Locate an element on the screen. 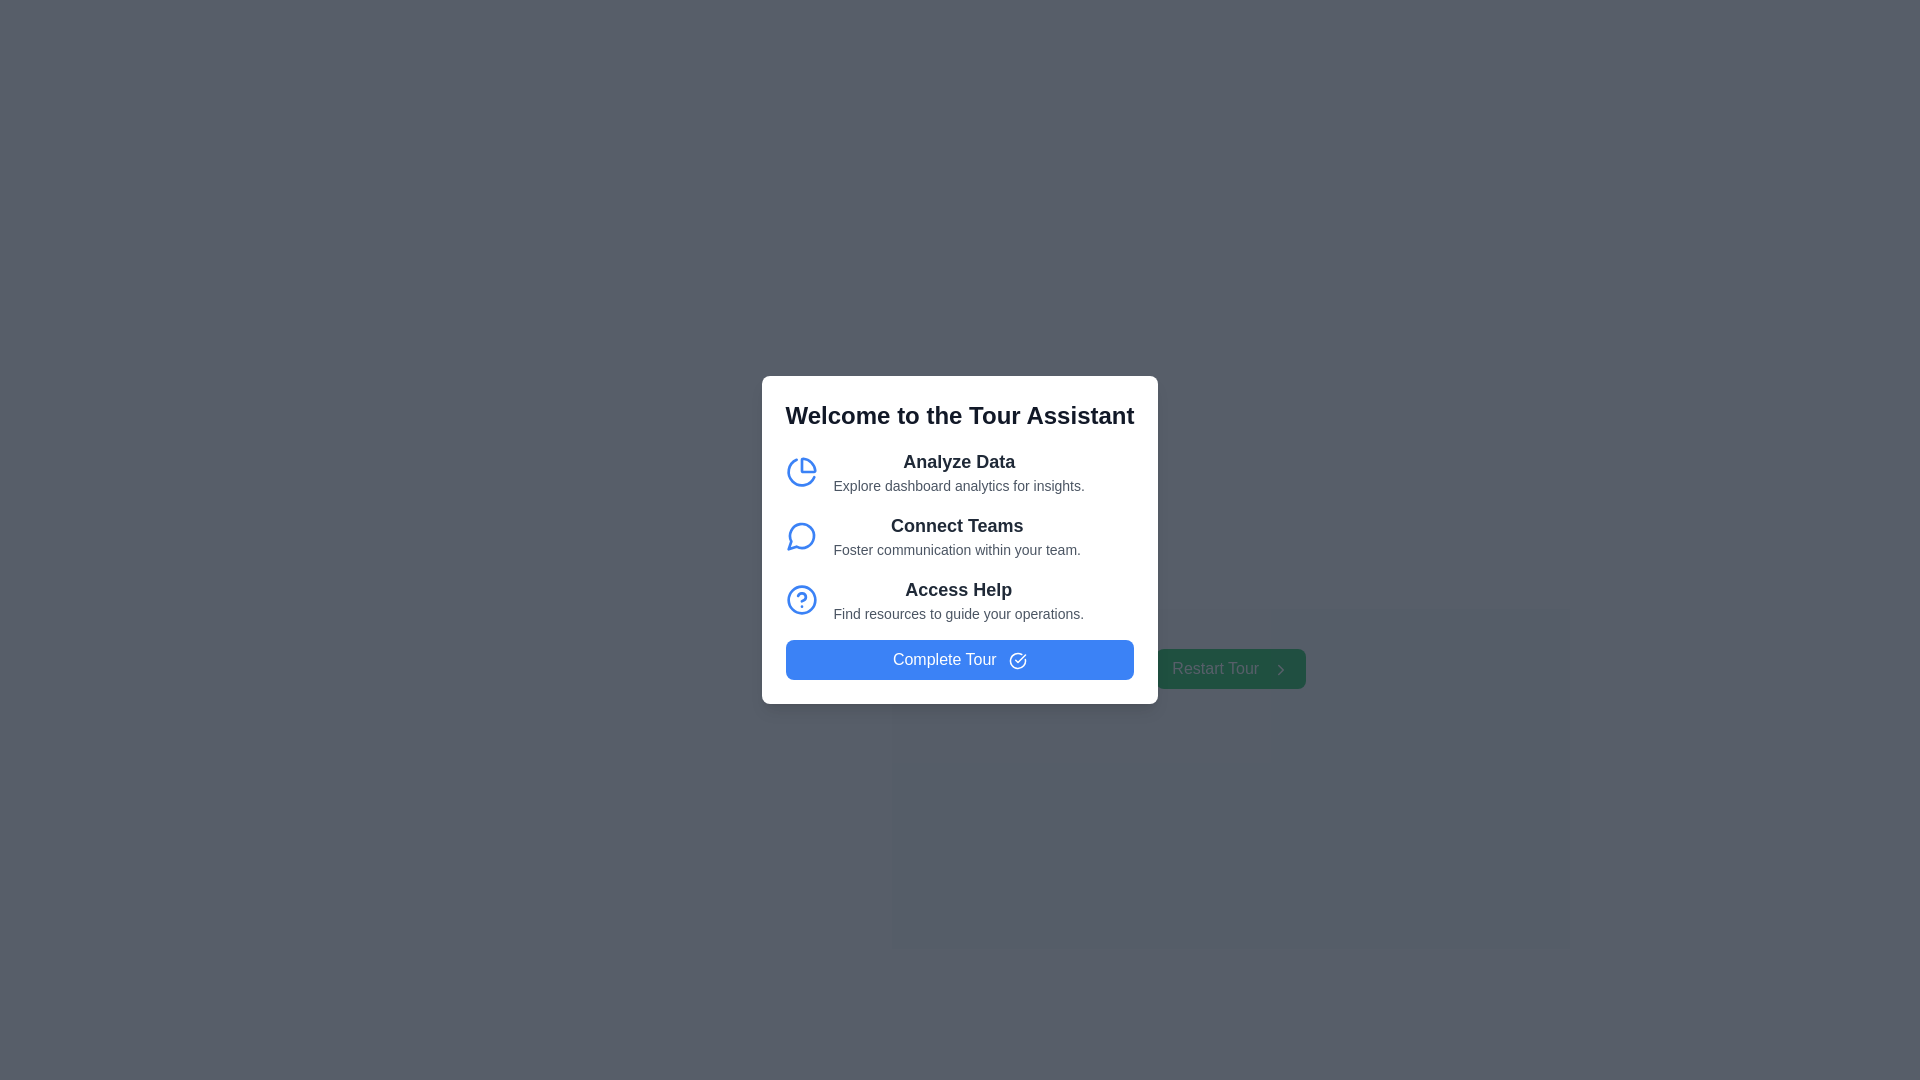 This screenshot has width=1920, height=1080. the pie chart icon segment located to the left of the 'Analyze Data' text in the modal interface is located at coordinates (808, 465).